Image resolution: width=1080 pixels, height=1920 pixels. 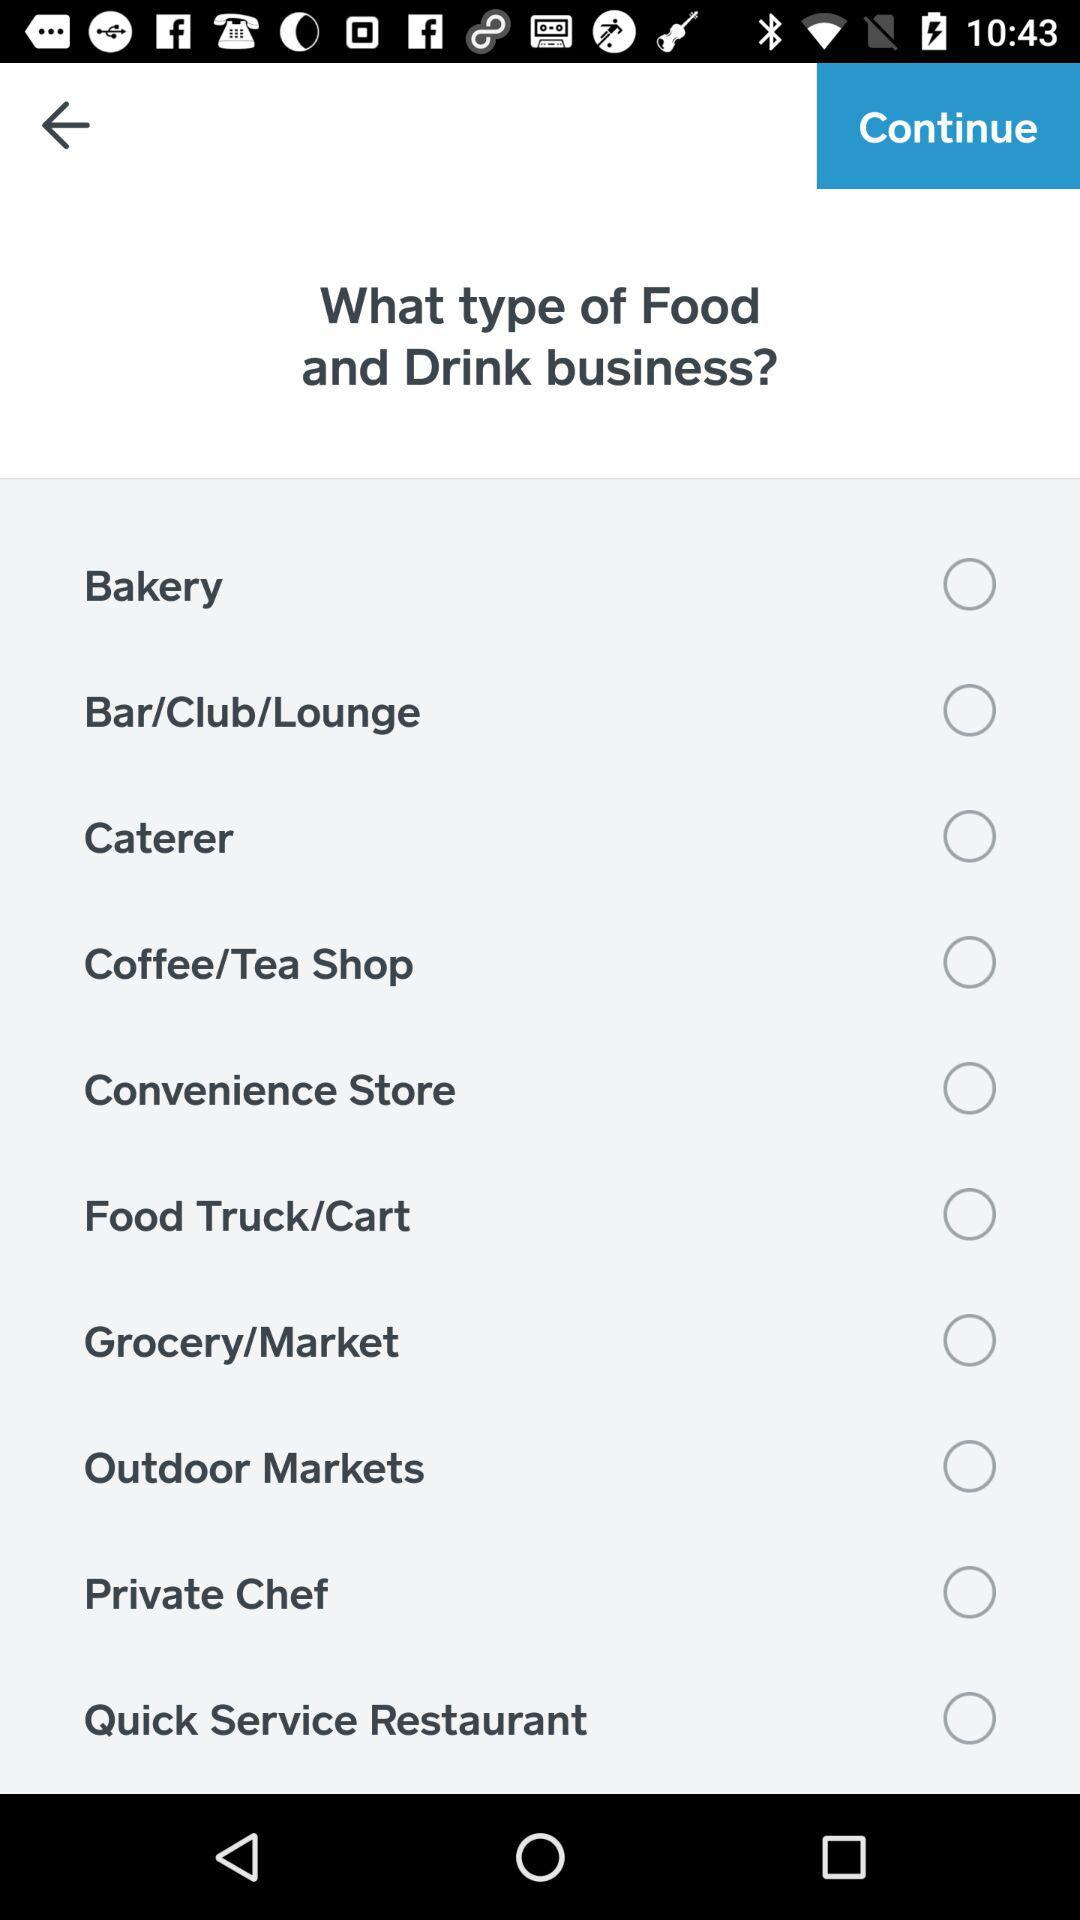 I want to click on icon below bakery, so click(x=540, y=710).